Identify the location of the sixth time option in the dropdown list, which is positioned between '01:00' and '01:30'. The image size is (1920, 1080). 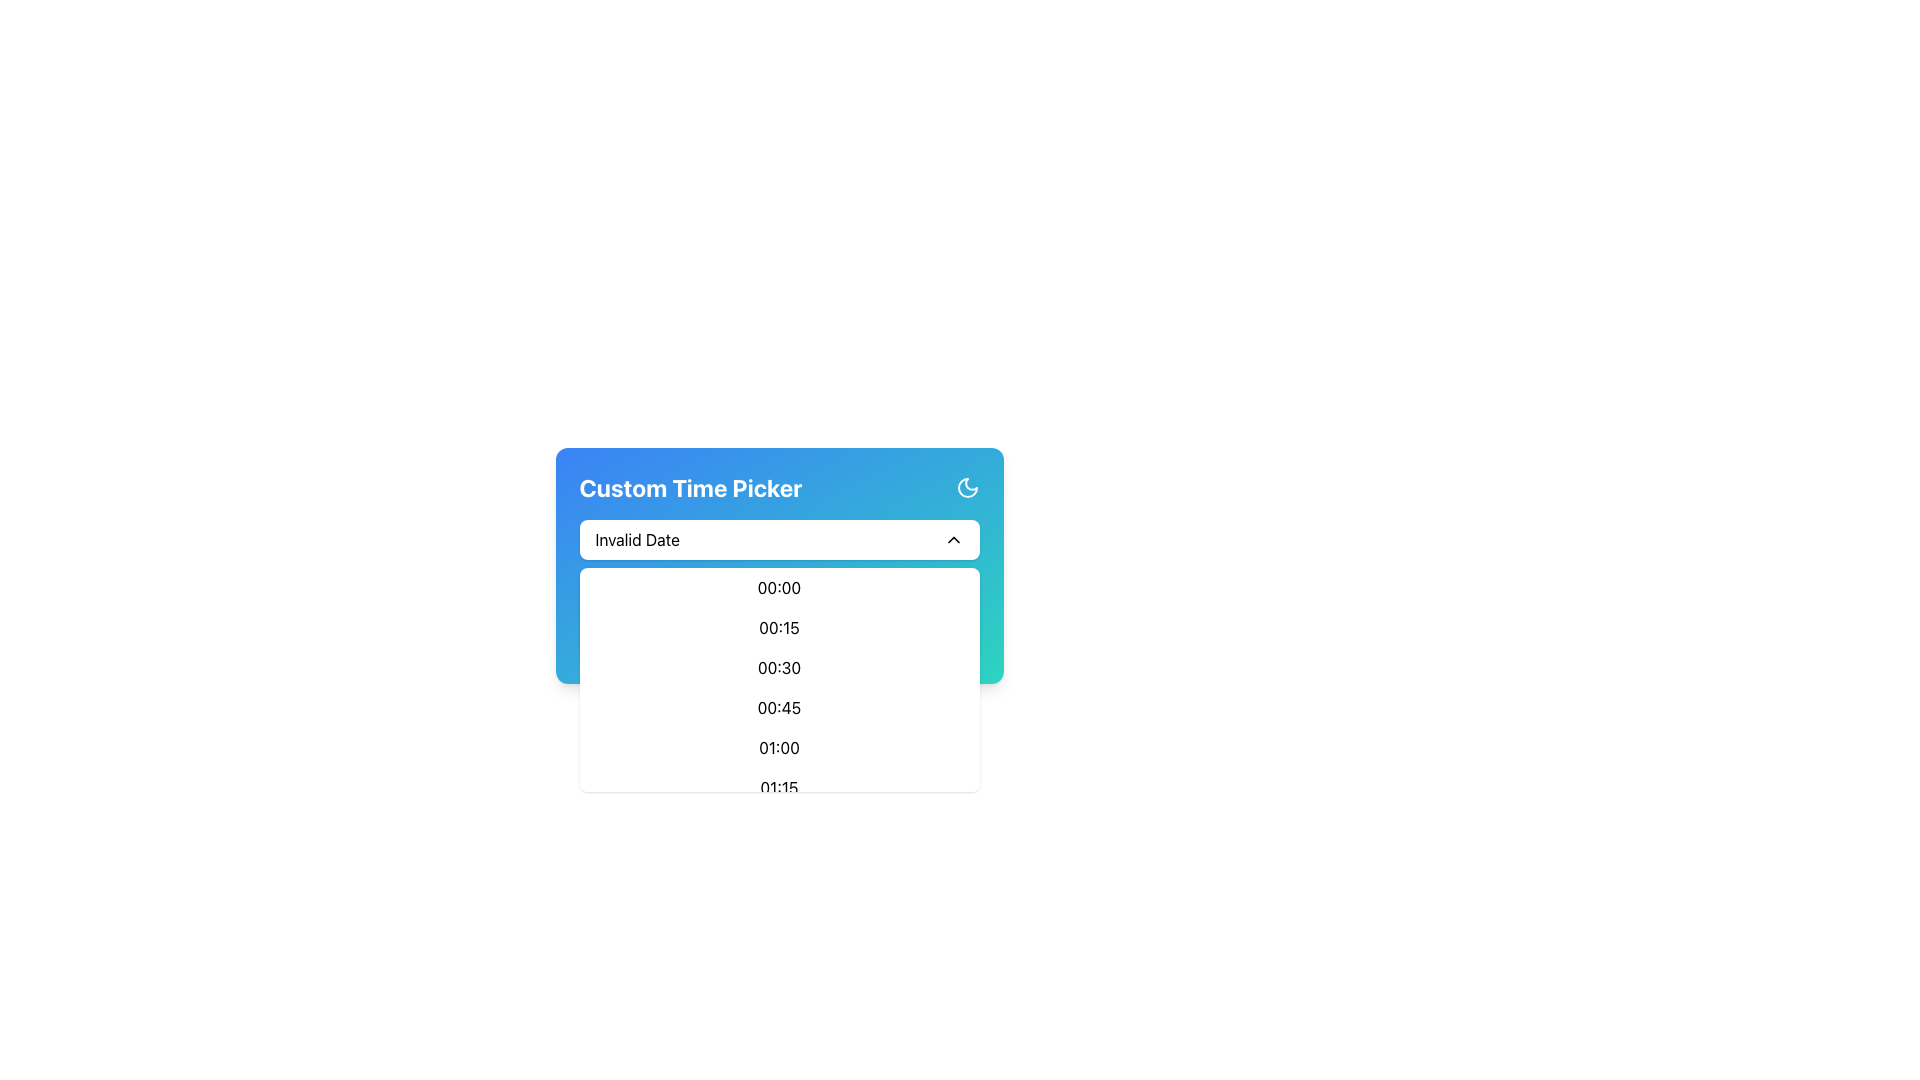
(778, 786).